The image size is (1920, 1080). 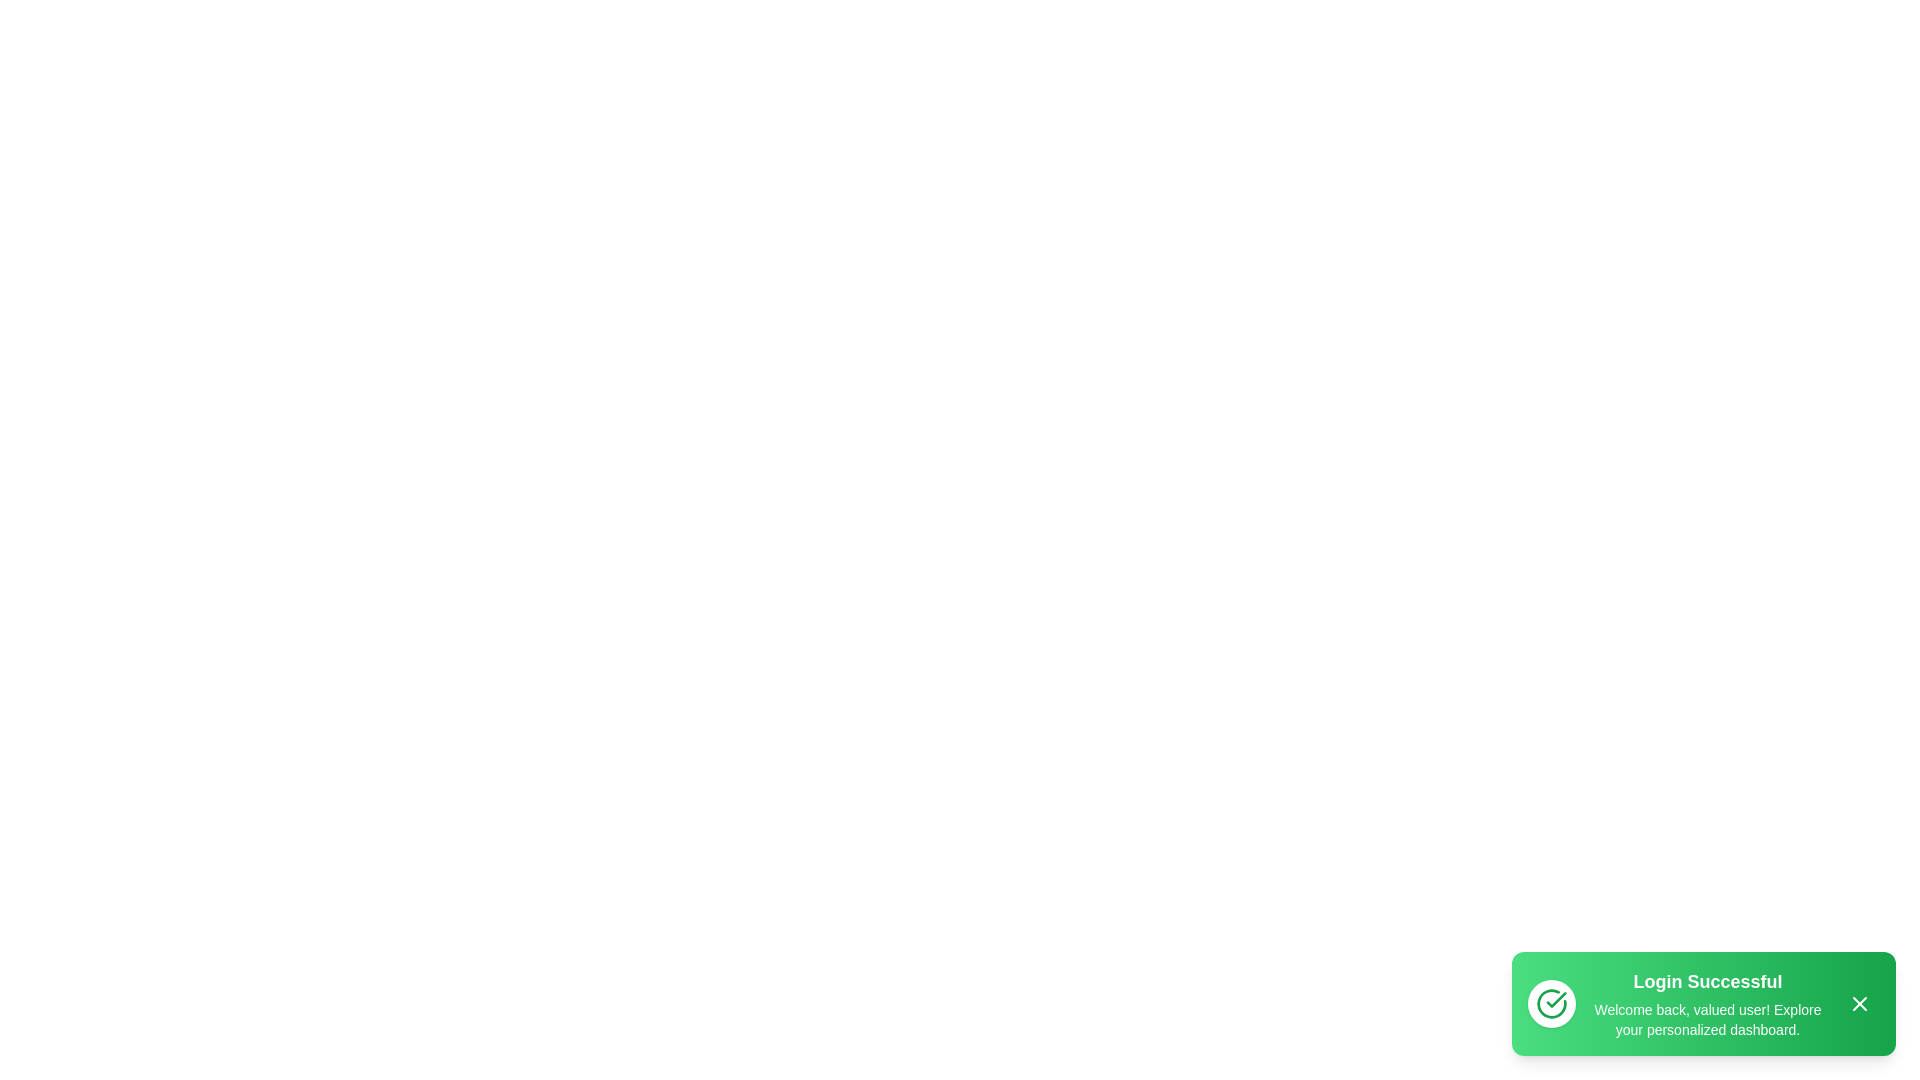 What do you see at coordinates (1859, 1003) in the screenshot?
I see `the close button to dismiss the notification` at bounding box center [1859, 1003].